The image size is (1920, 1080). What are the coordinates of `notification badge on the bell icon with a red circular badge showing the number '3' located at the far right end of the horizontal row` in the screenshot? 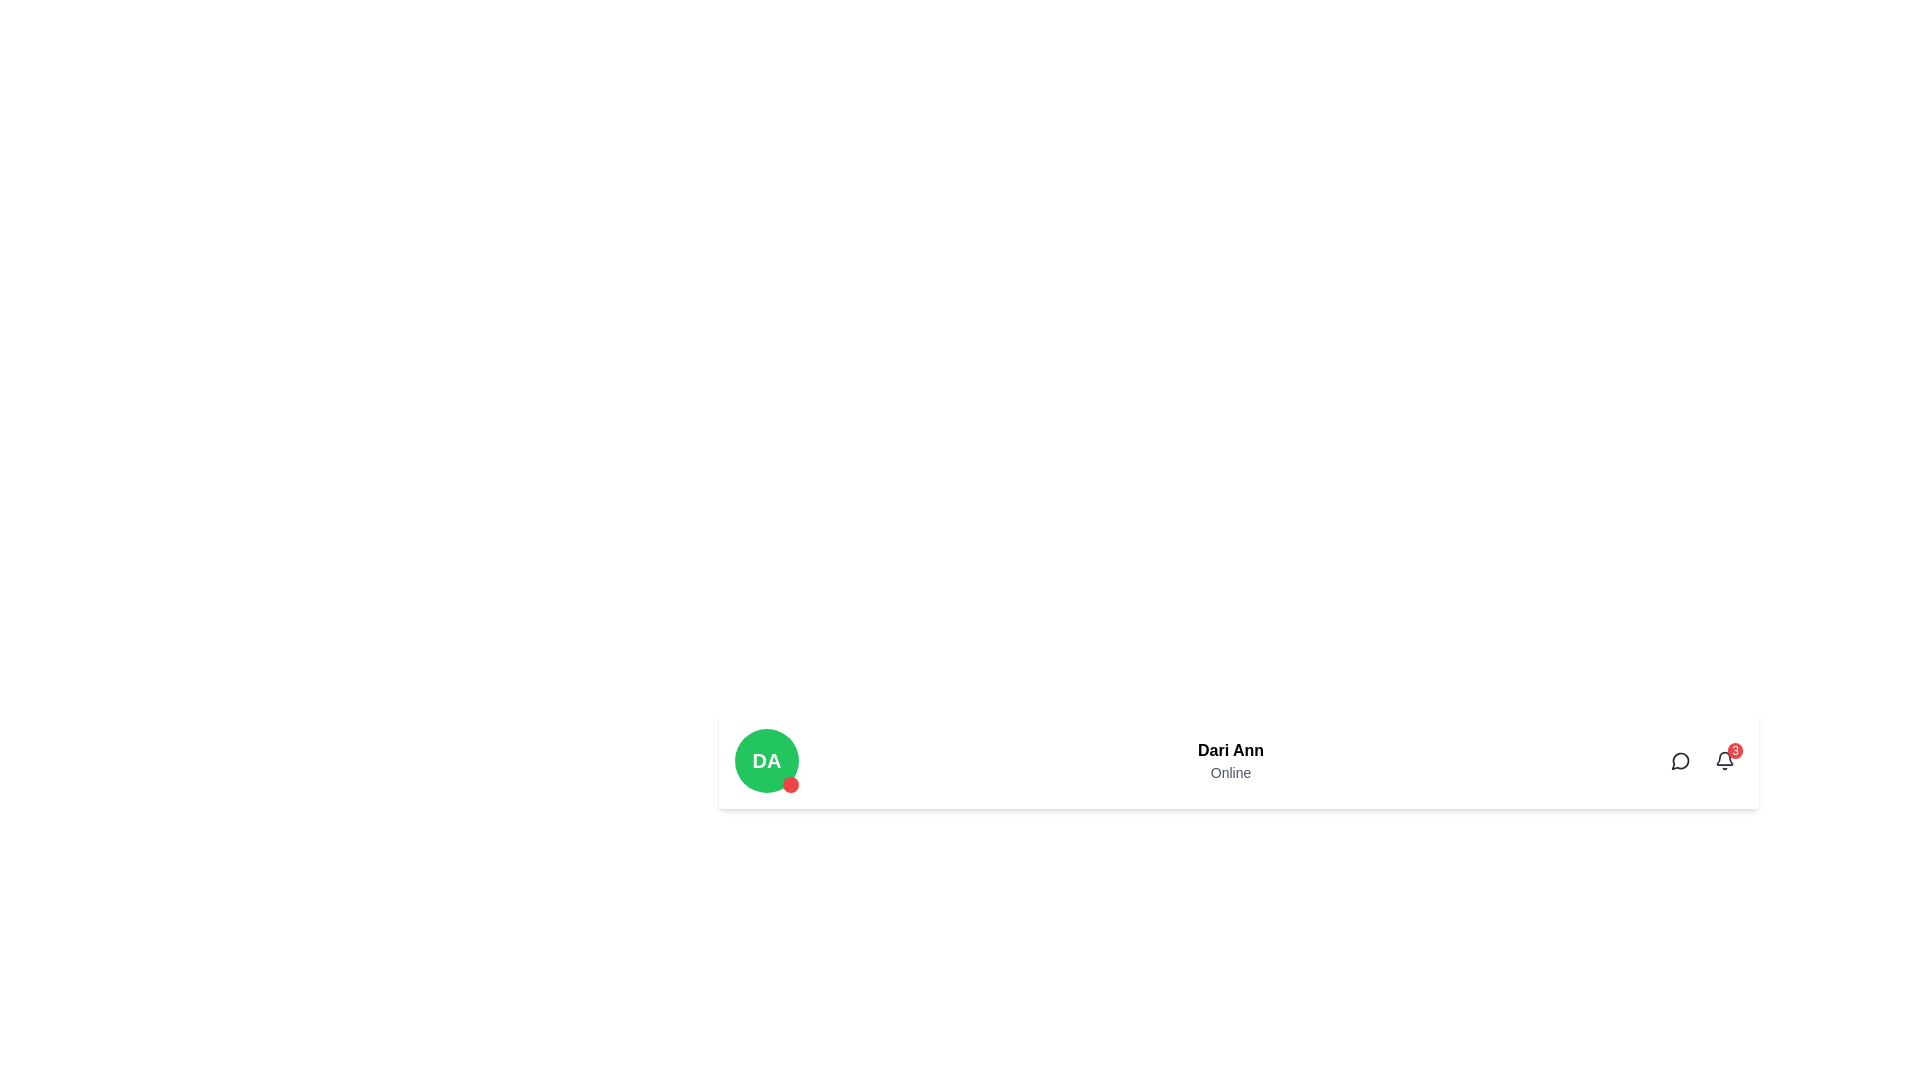 It's located at (1723, 760).